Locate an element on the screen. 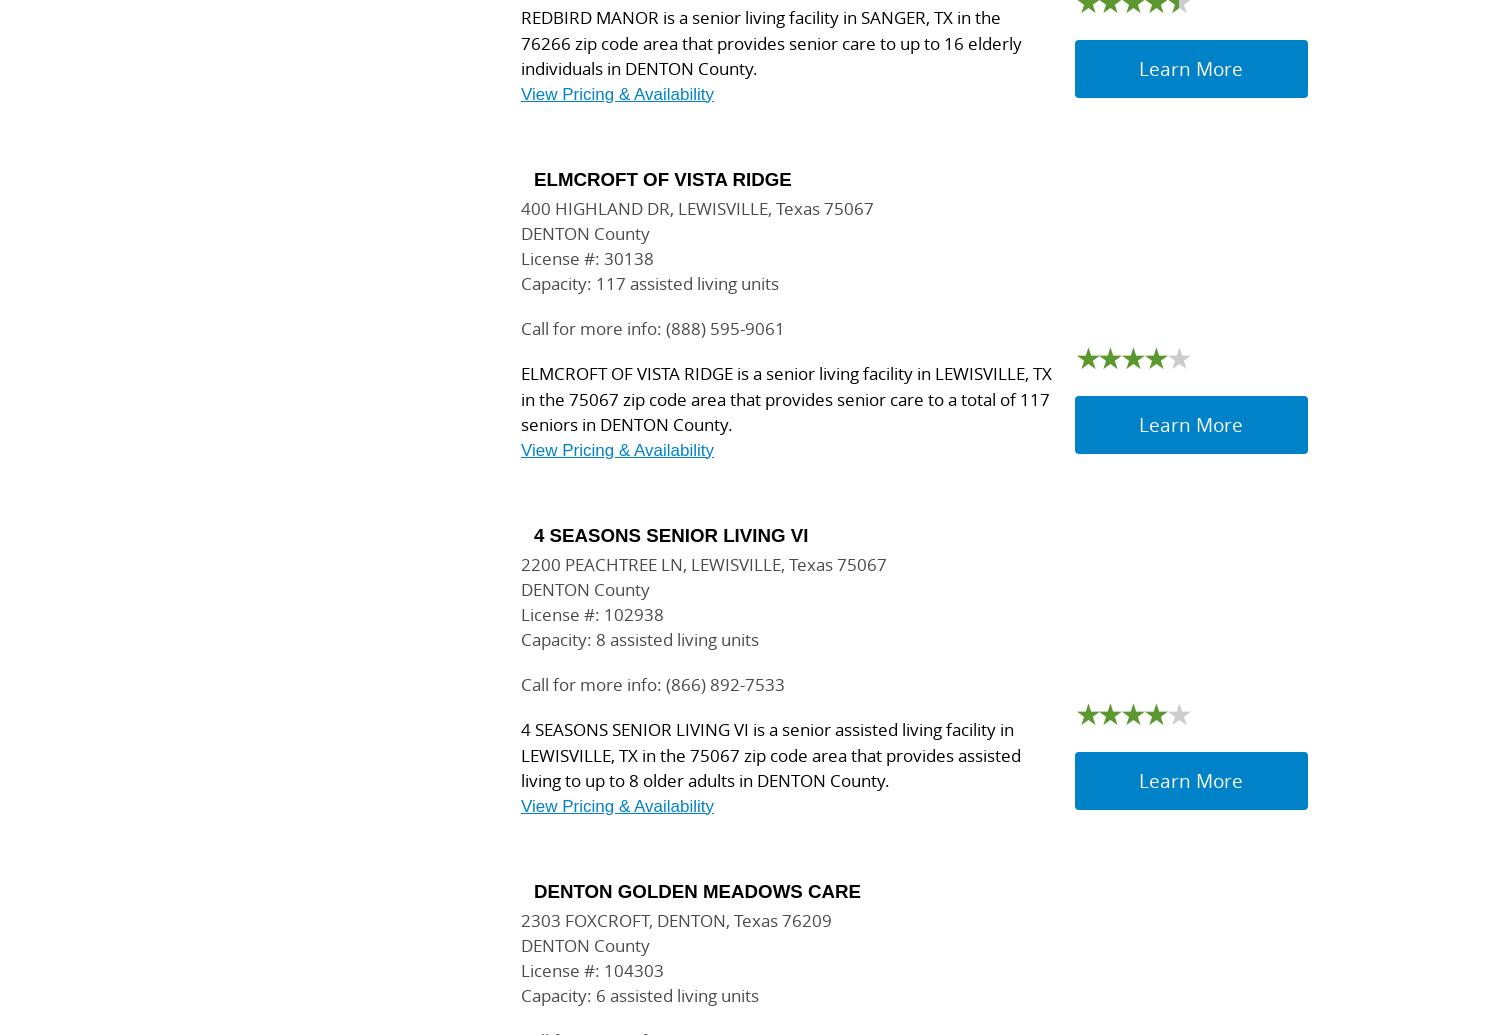 The image size is (1500, 1035). 'License #: 102938' is located at coordinates (591, 613).